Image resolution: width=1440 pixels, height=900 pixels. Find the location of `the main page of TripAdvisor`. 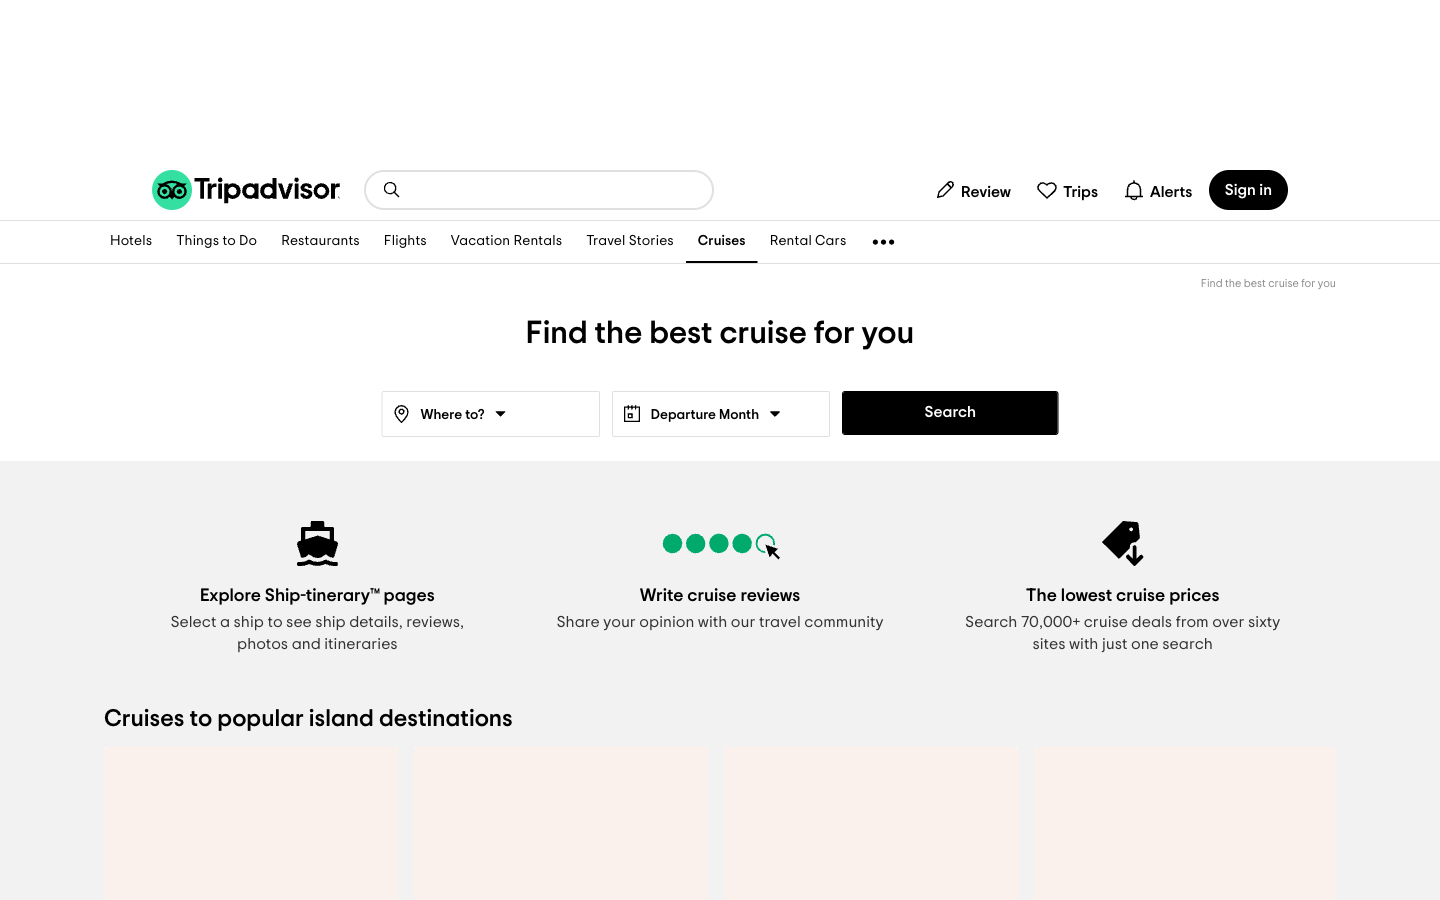

the main page of TripAdvisor is located at coordinates (244, 189).